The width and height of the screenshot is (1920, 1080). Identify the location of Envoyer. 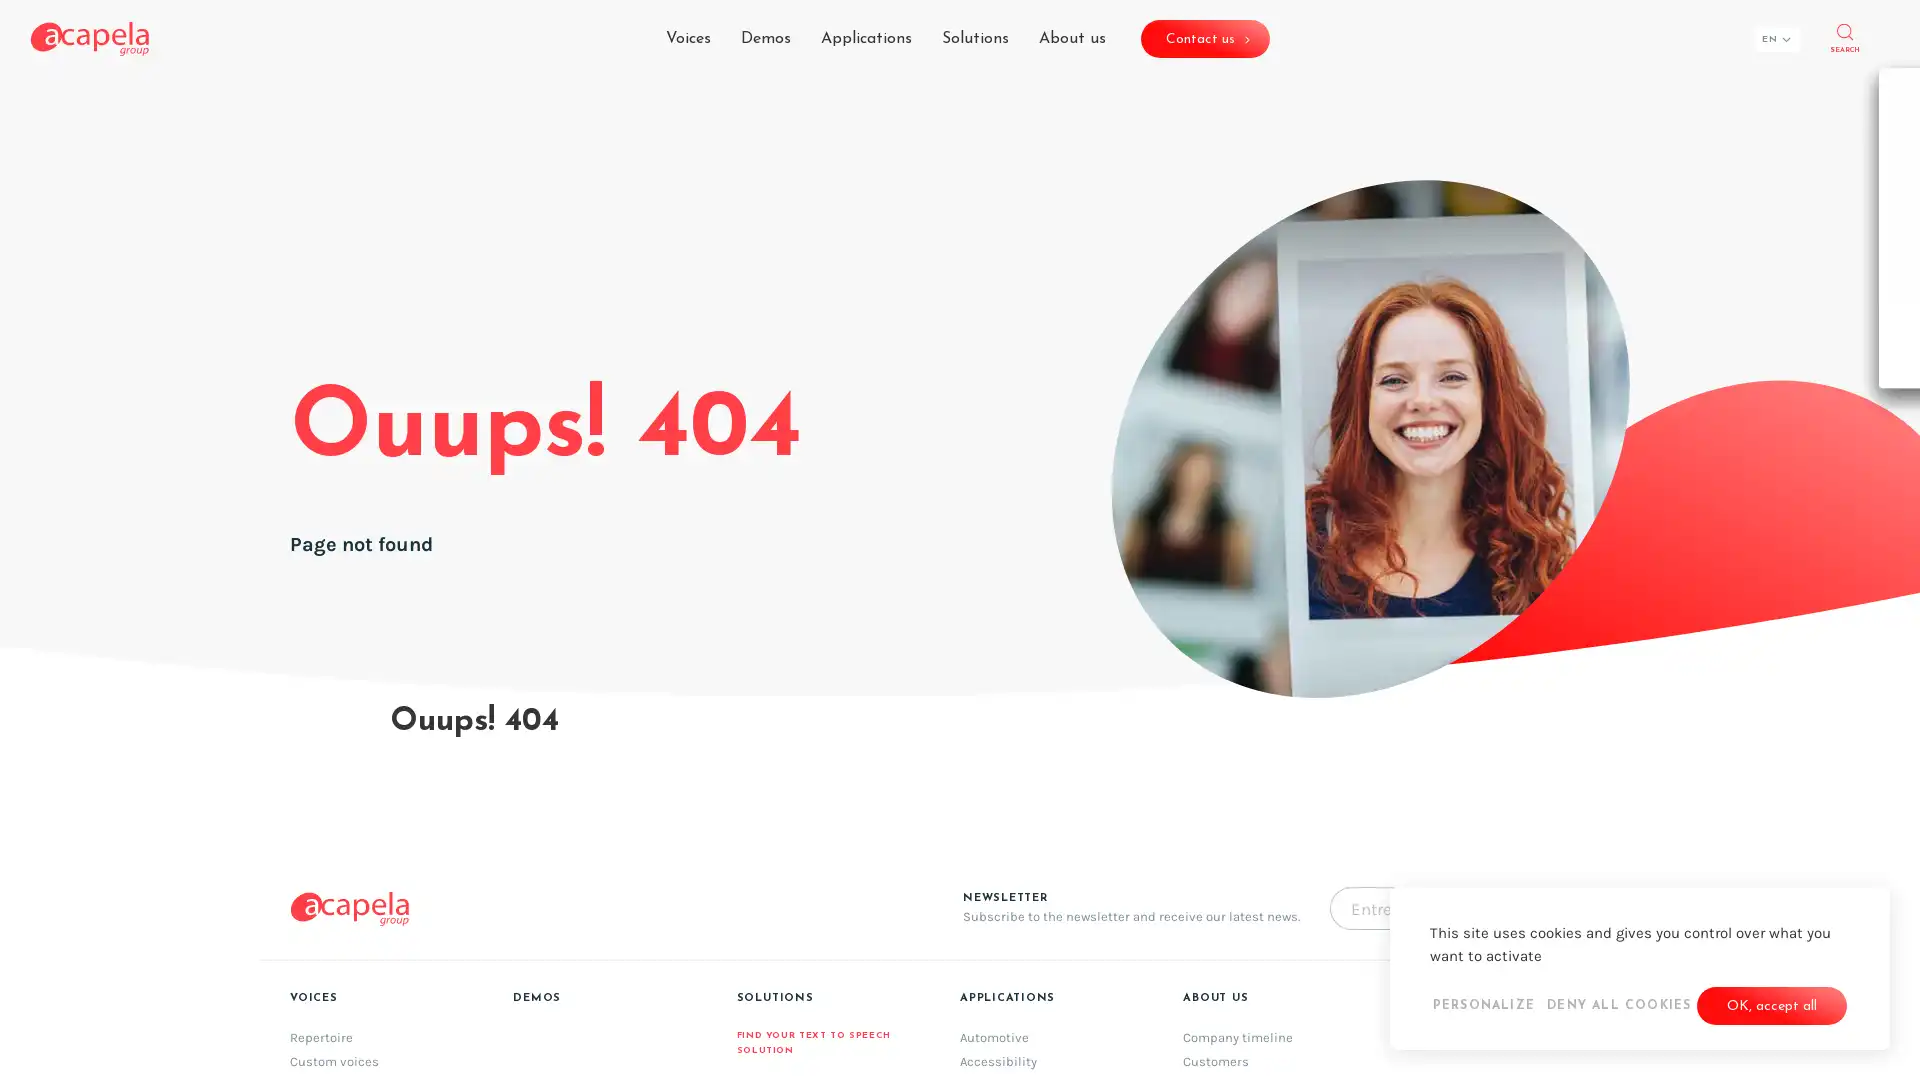
(1557, 908).